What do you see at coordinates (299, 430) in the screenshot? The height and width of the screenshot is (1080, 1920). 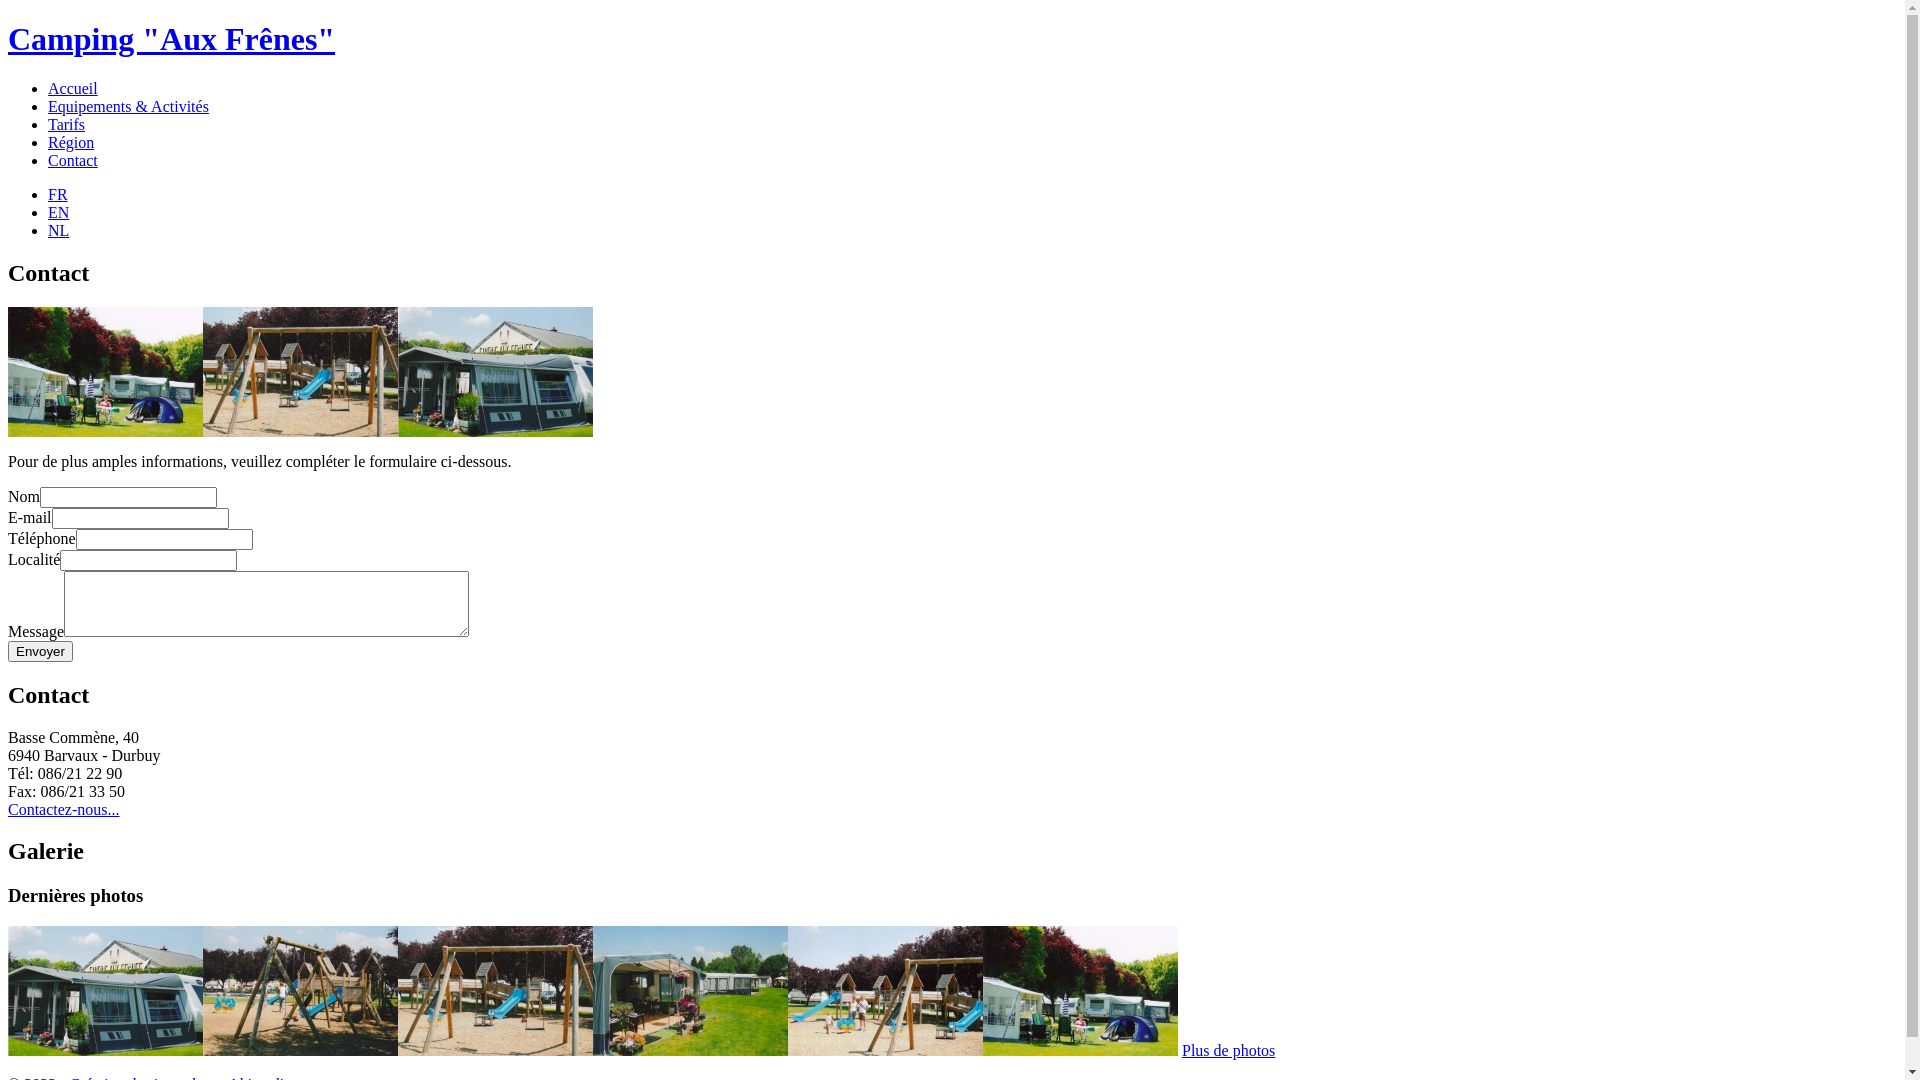 I see `'Plaine de jeux'` at bounding box center [299, 430].